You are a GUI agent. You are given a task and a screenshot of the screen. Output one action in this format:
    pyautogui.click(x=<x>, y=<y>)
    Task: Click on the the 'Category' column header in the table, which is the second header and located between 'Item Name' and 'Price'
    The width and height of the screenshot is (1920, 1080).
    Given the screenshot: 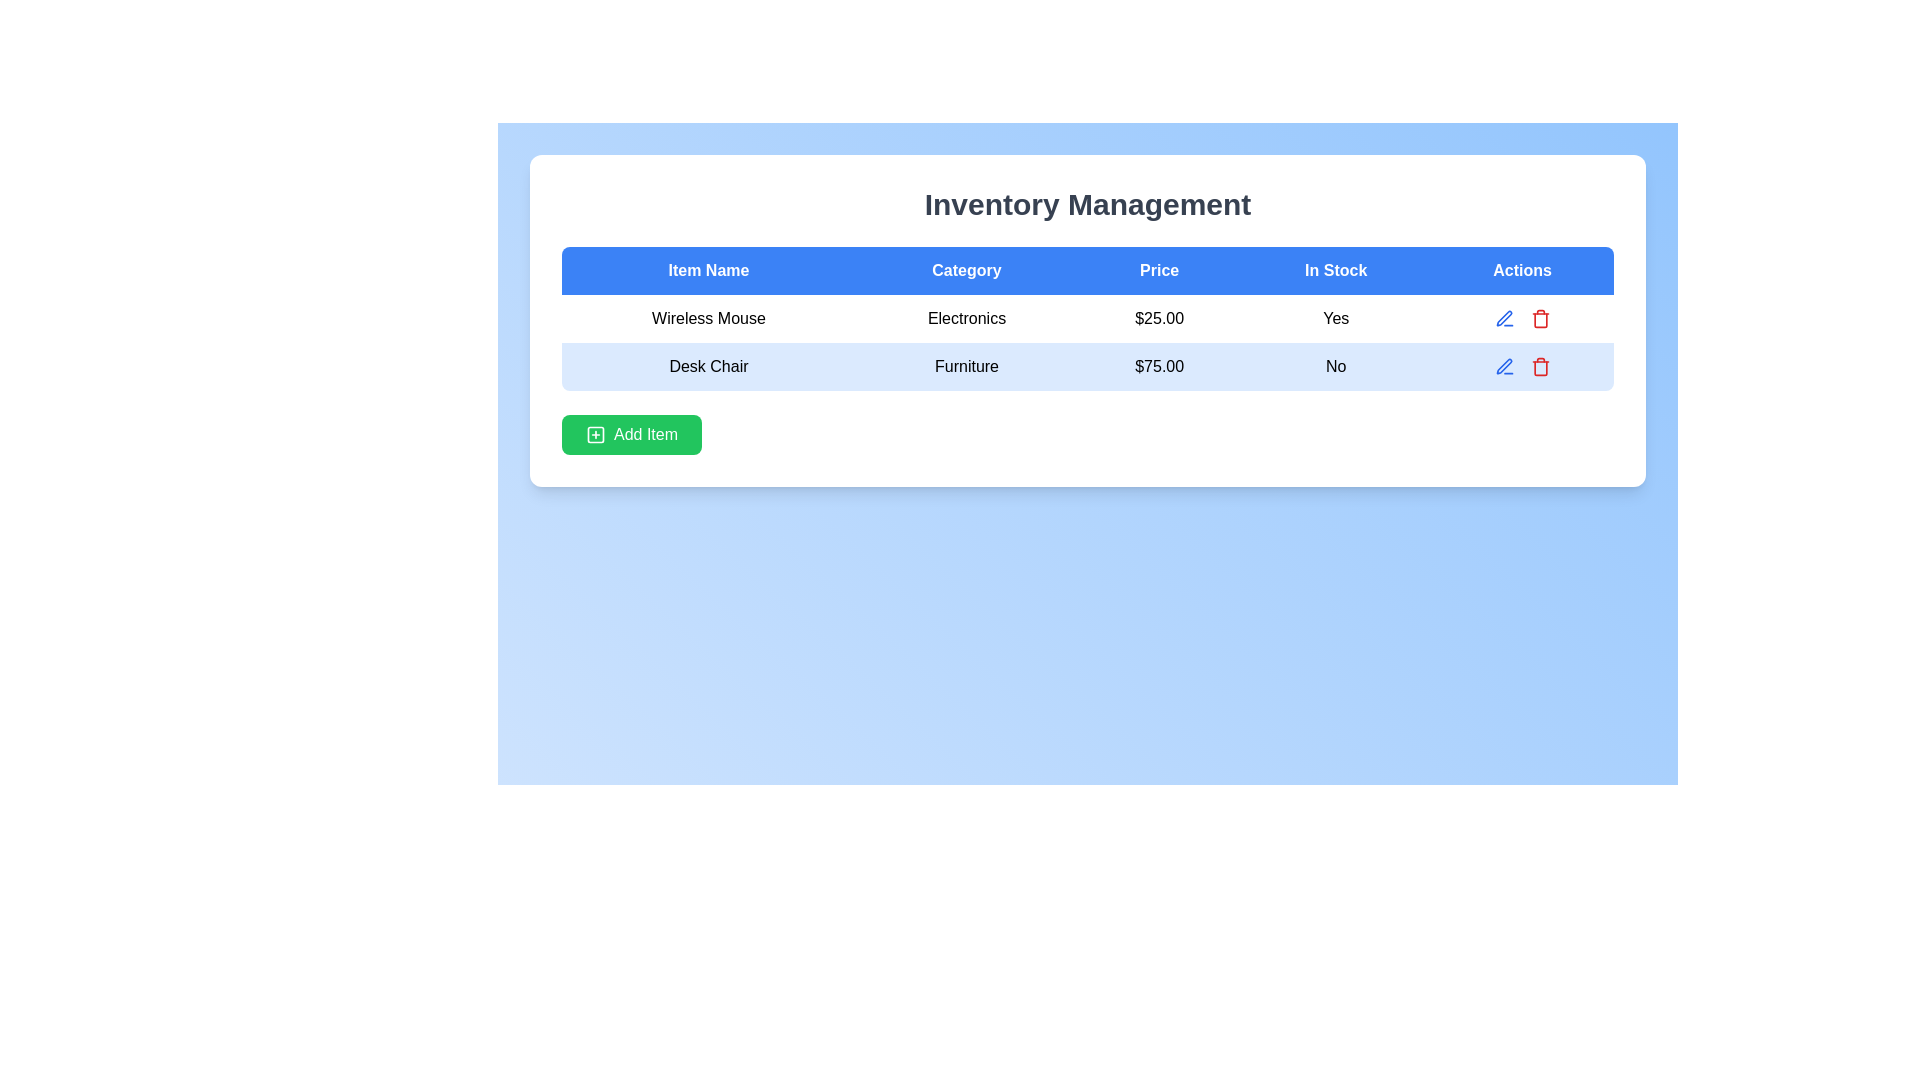 What is the action you would take?
    pyautogui.click(x=966, y=270)
    